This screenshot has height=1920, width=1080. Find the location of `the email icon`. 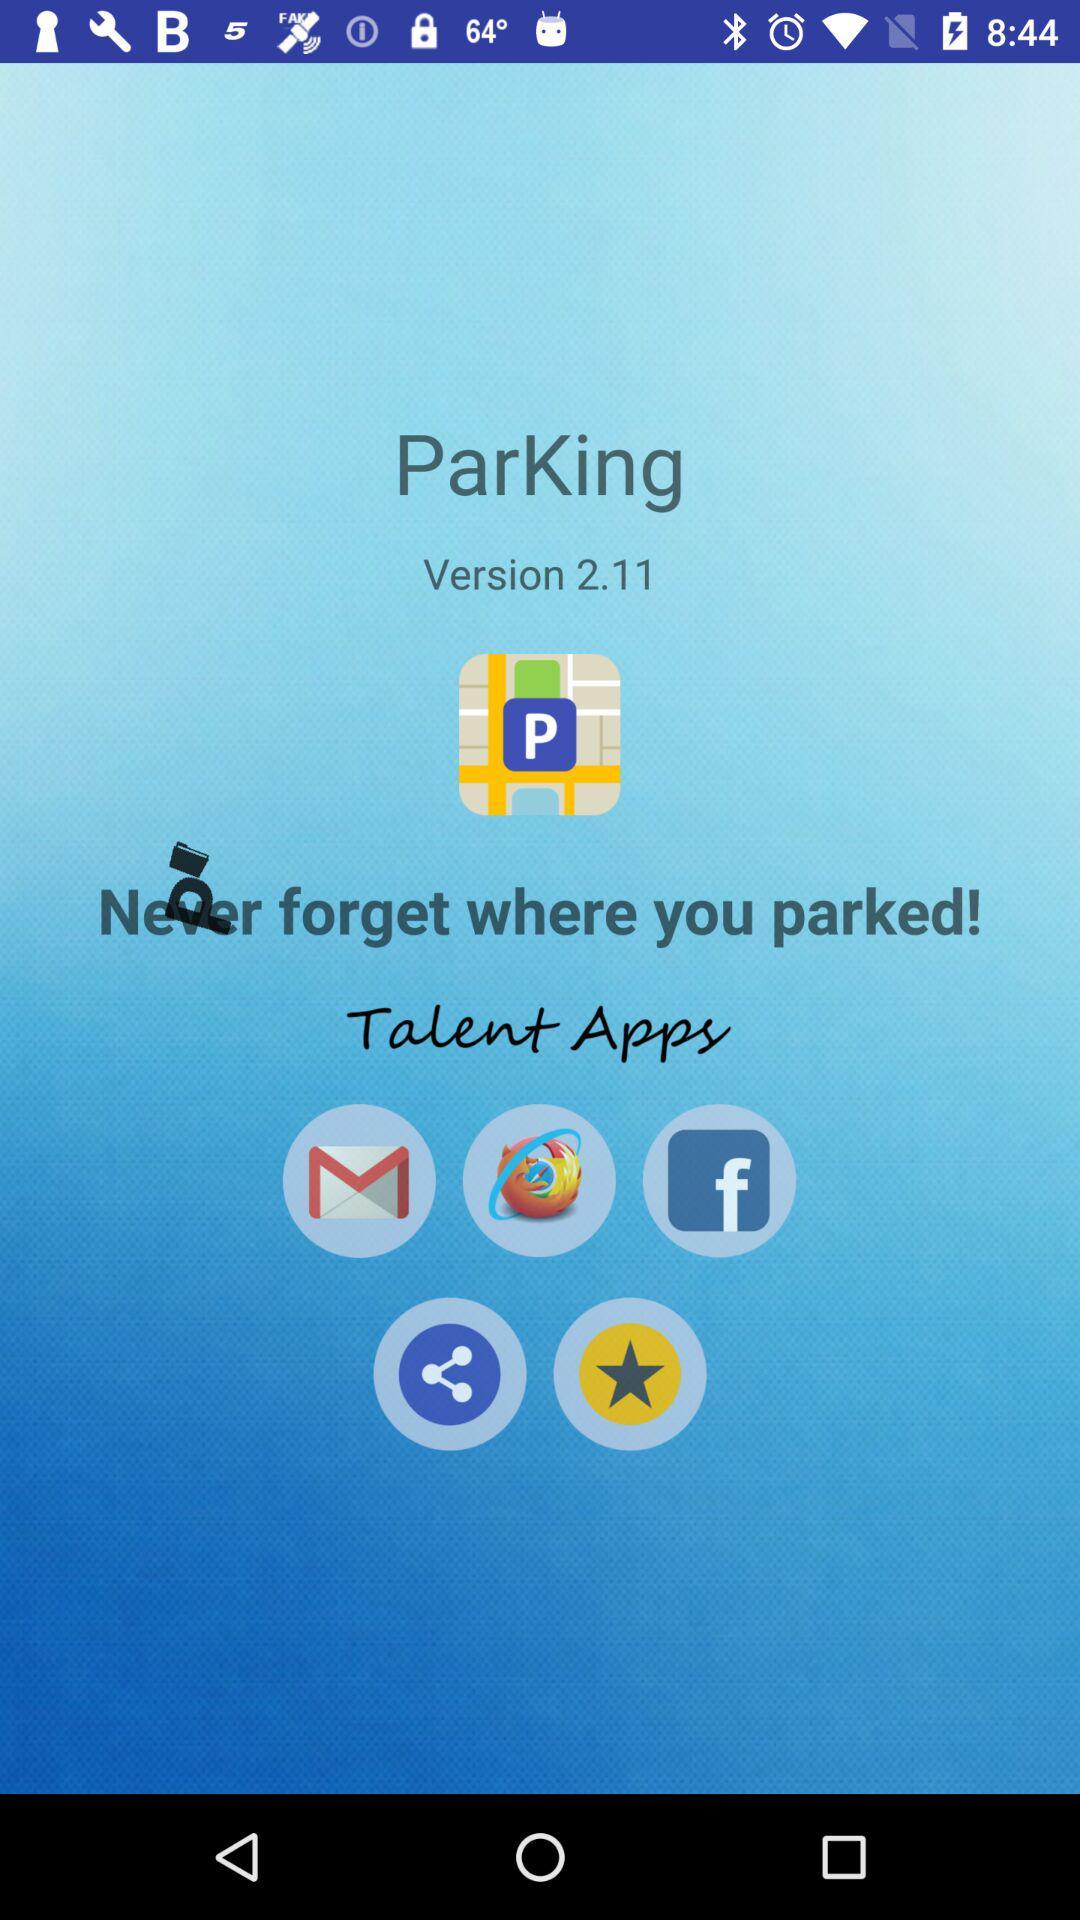

the email icon is located at coordinates (358, 1180).